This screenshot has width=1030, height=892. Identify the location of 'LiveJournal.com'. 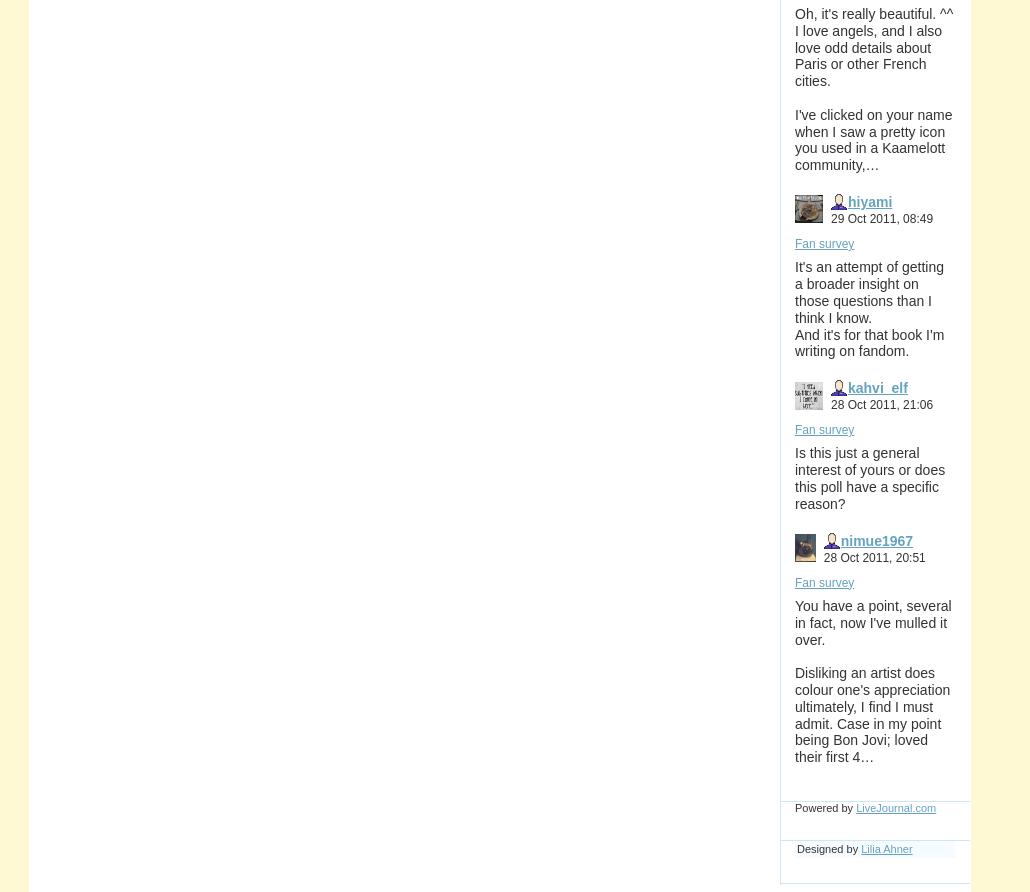
(855, 806).